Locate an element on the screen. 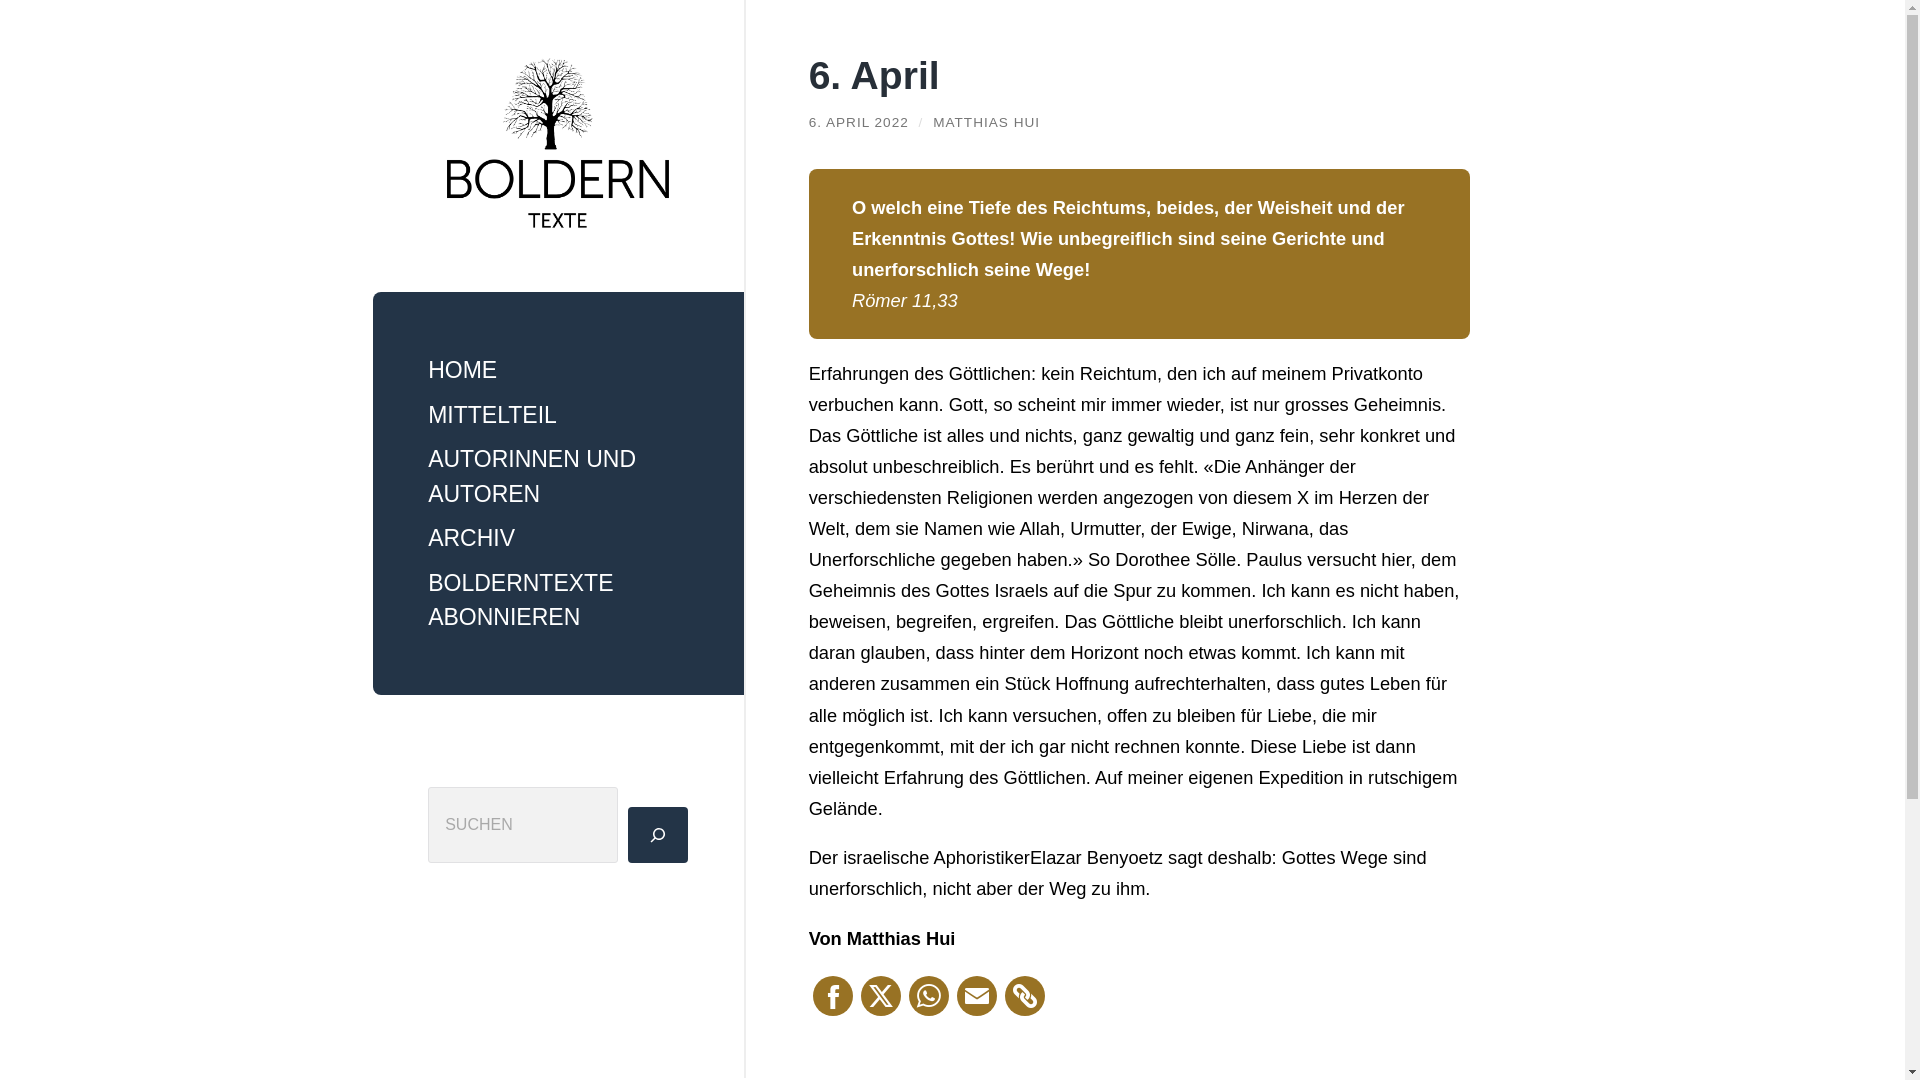 The image size is (1920, 1080). 'BOLDERNTEXTE ABONNIEREN' is located at coordinates (557, 599).